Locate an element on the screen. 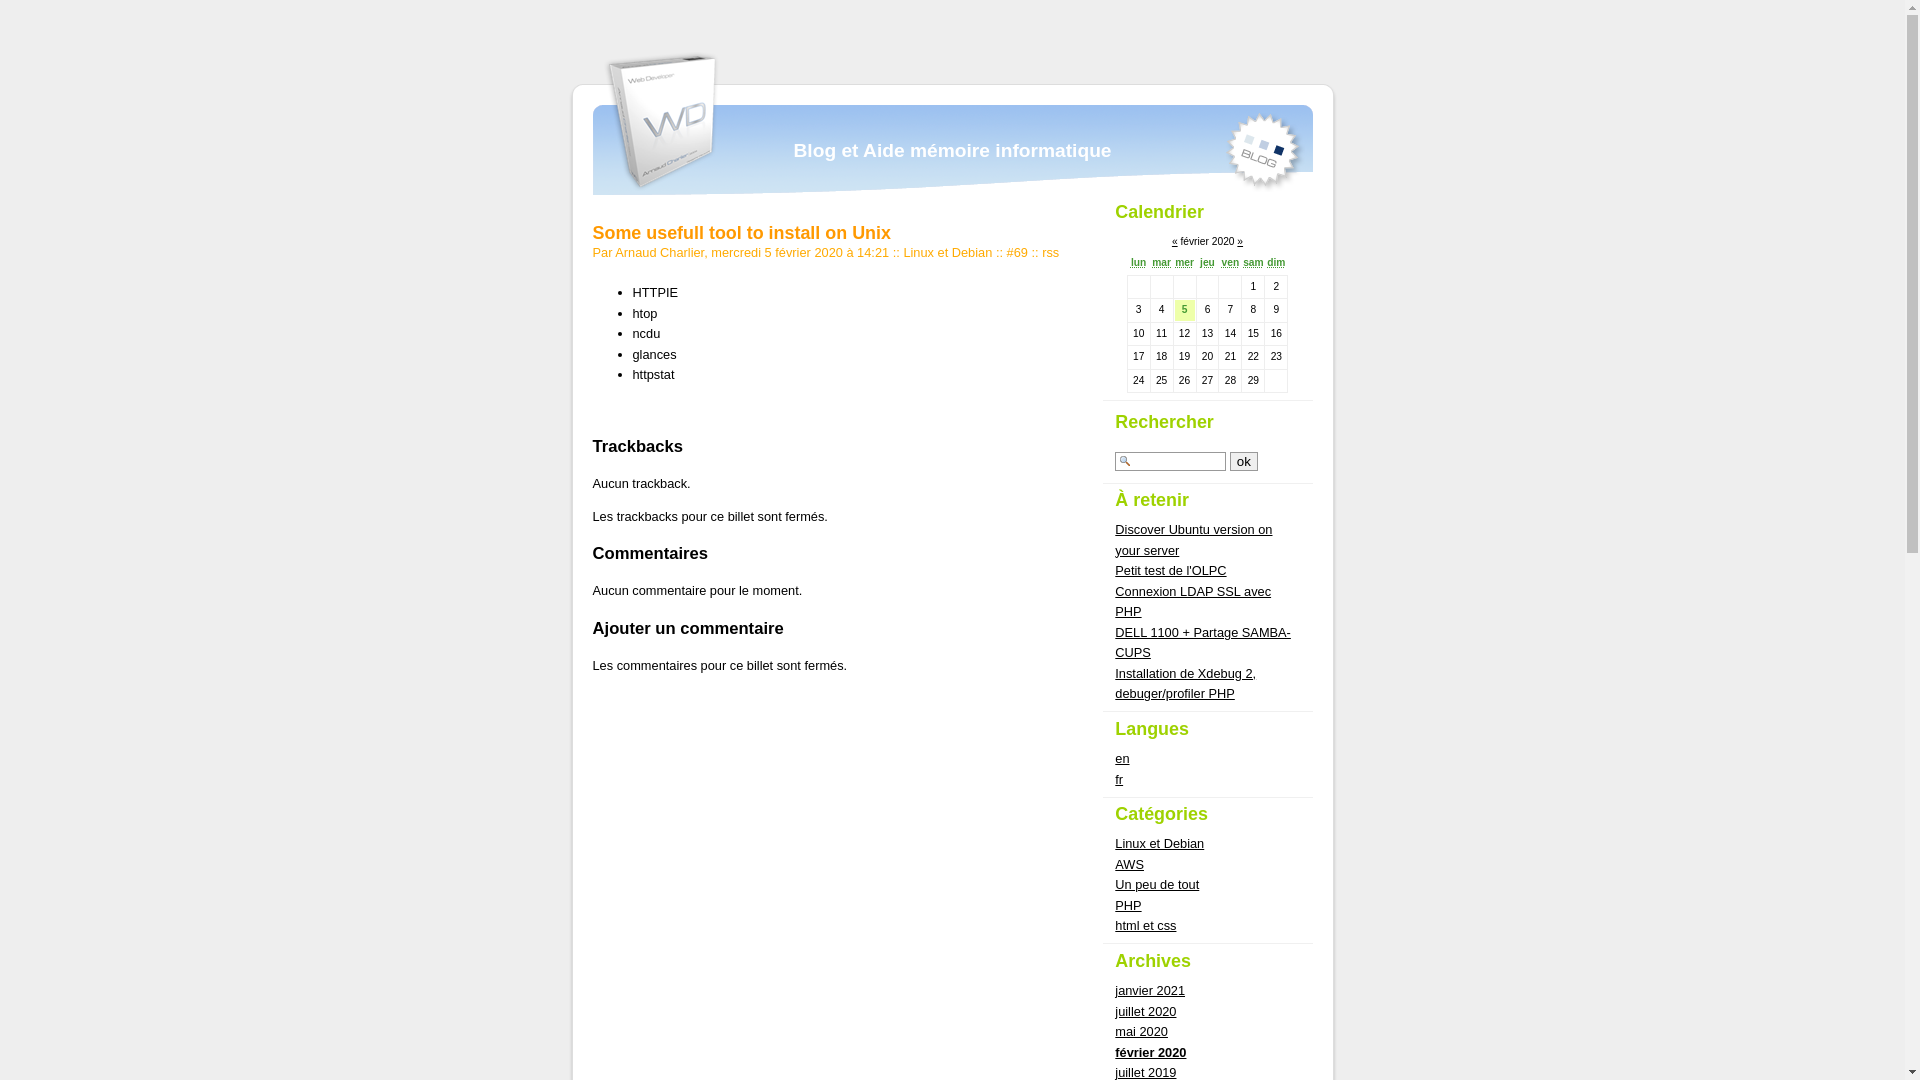 This screenshot has height=1080, width=1920. 'Petit test de l'OLPC' is located at coordinates (1170, 570).